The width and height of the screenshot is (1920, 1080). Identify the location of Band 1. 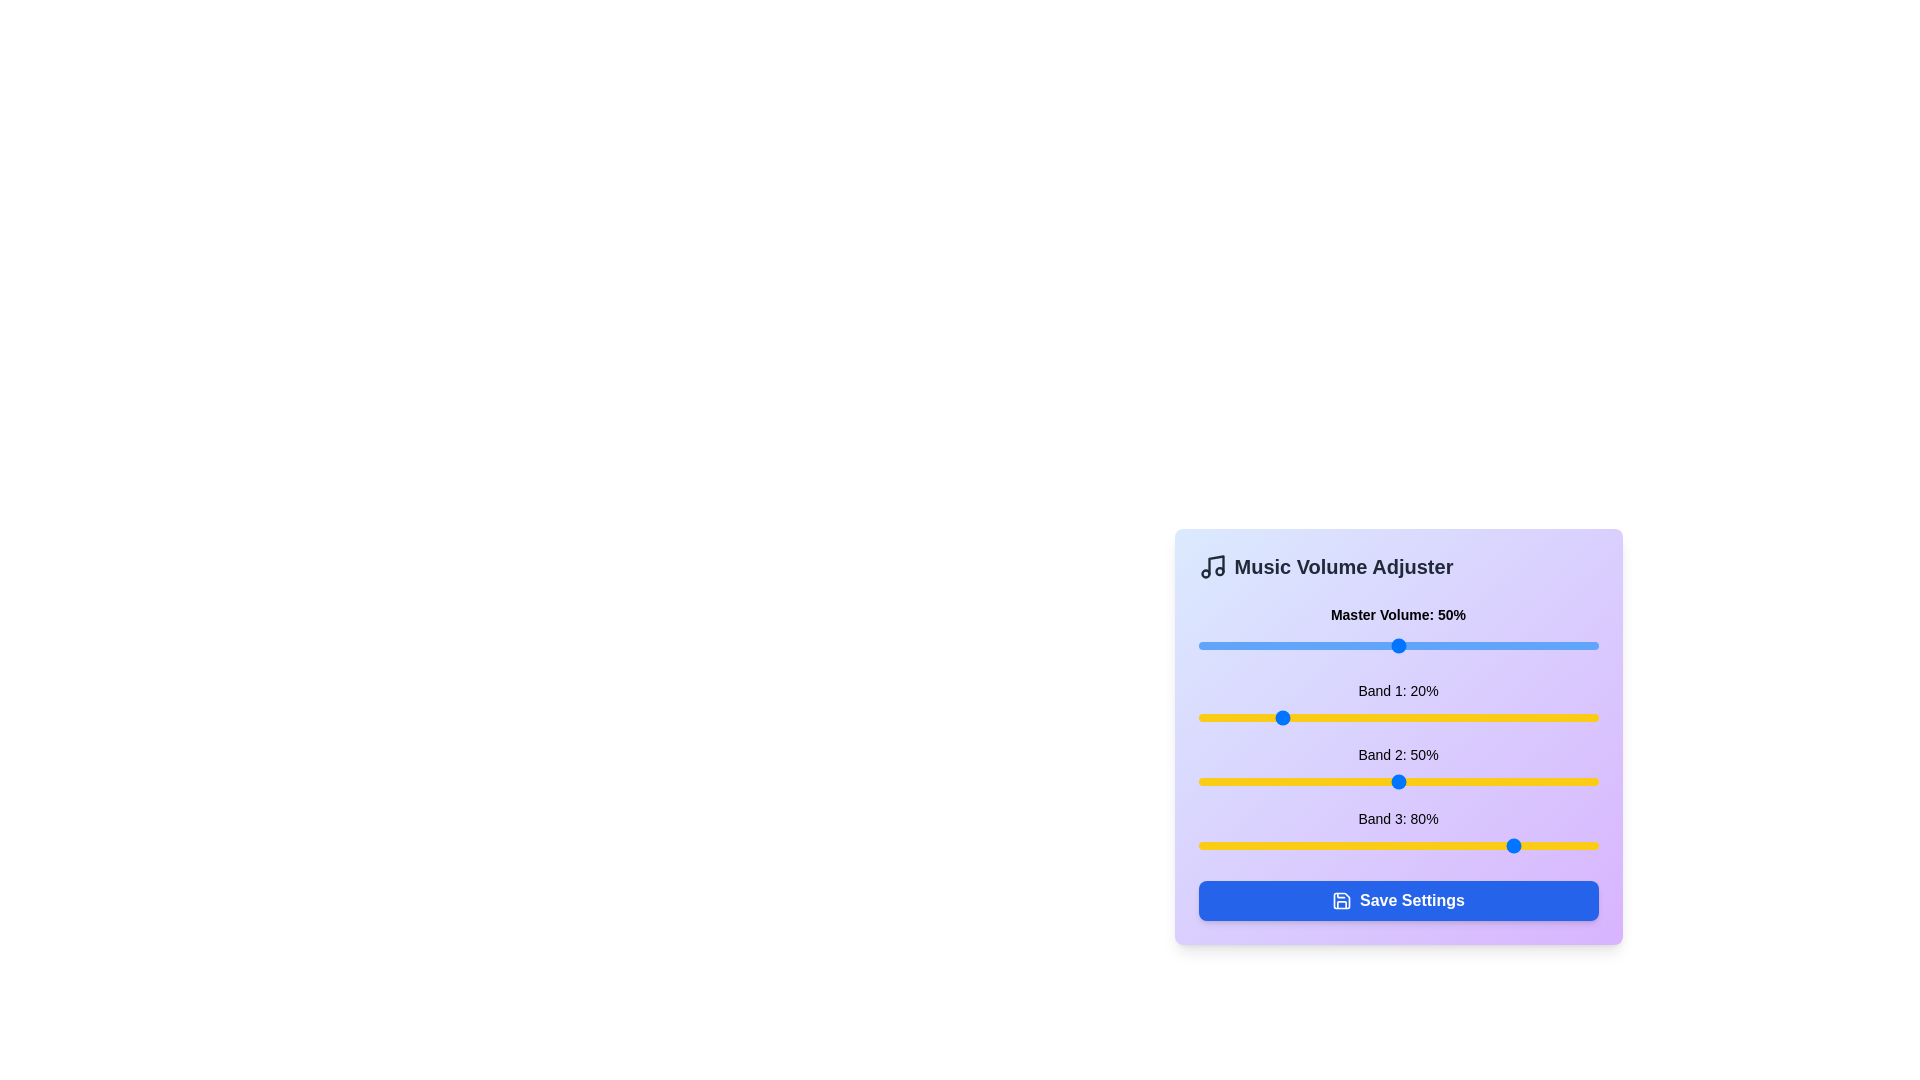
(1413, 716).